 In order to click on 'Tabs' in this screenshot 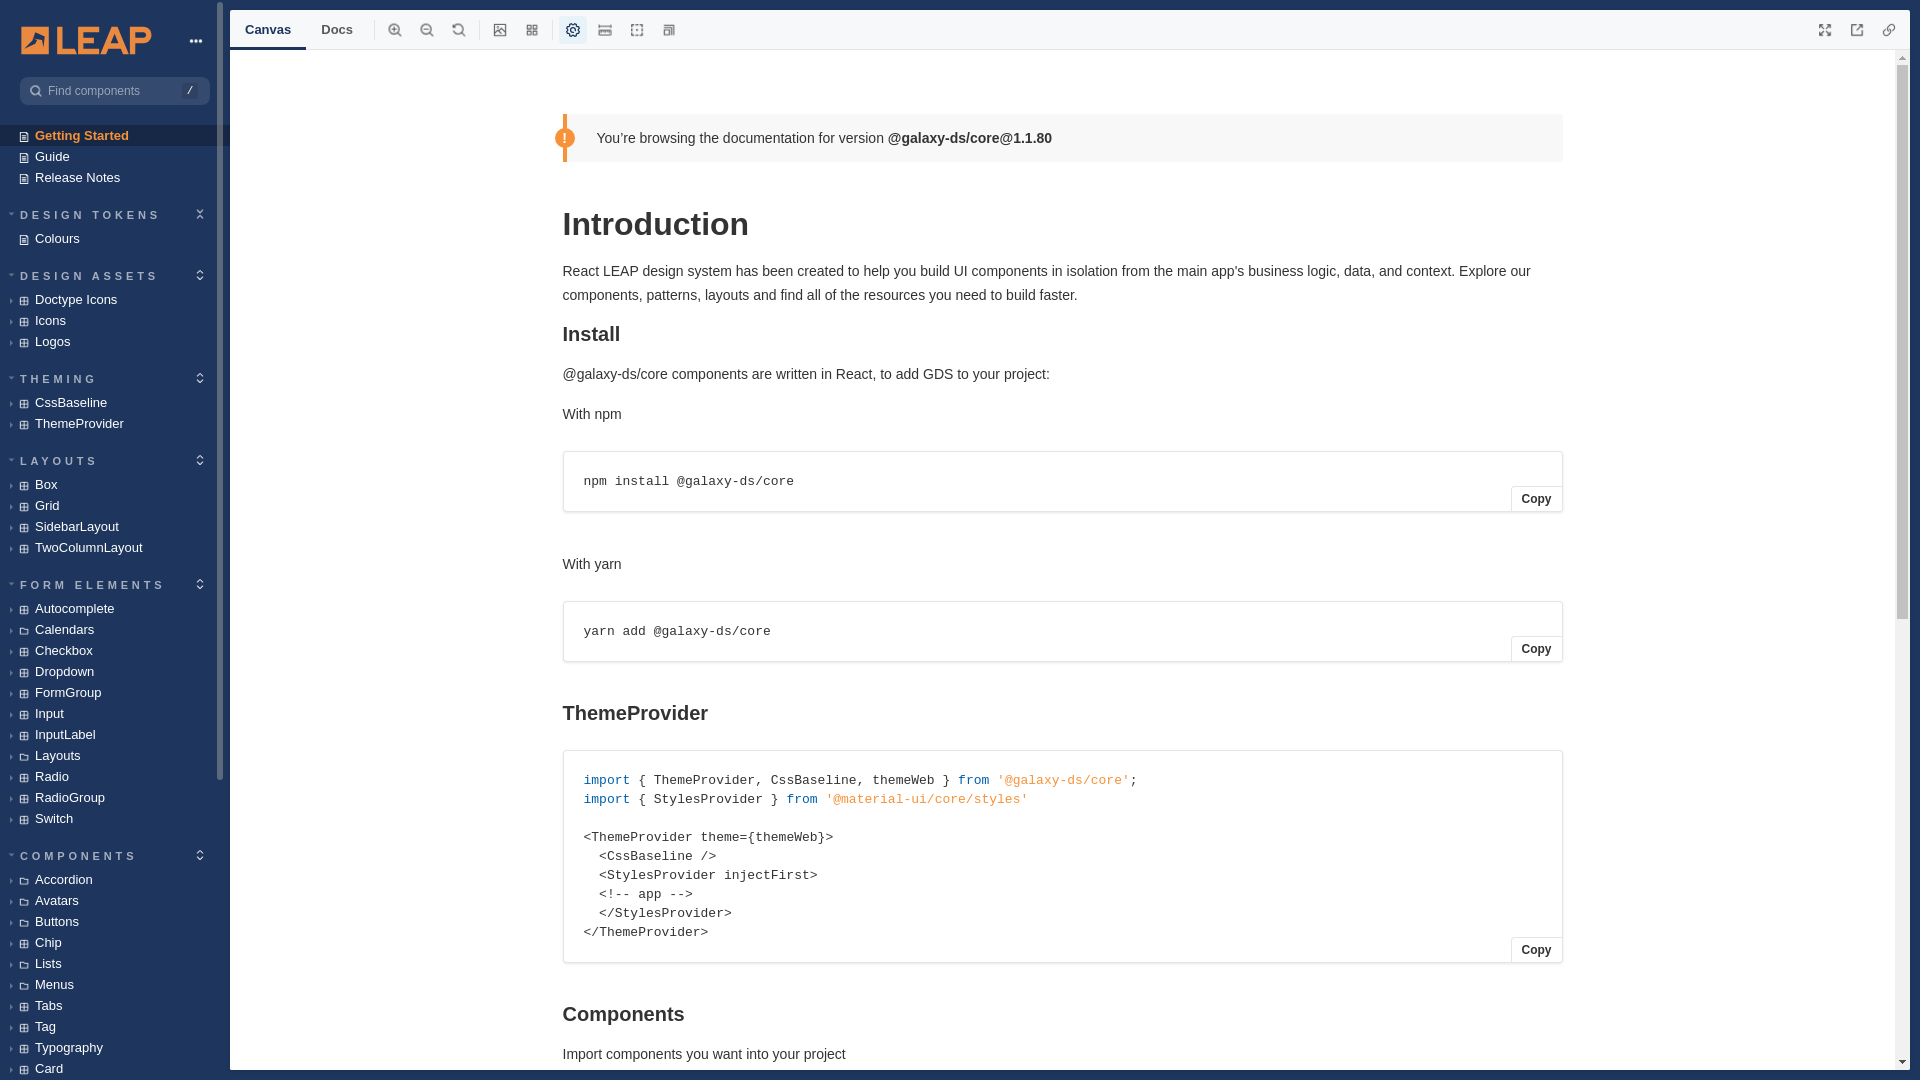, I will do `click(0, 1005)`.